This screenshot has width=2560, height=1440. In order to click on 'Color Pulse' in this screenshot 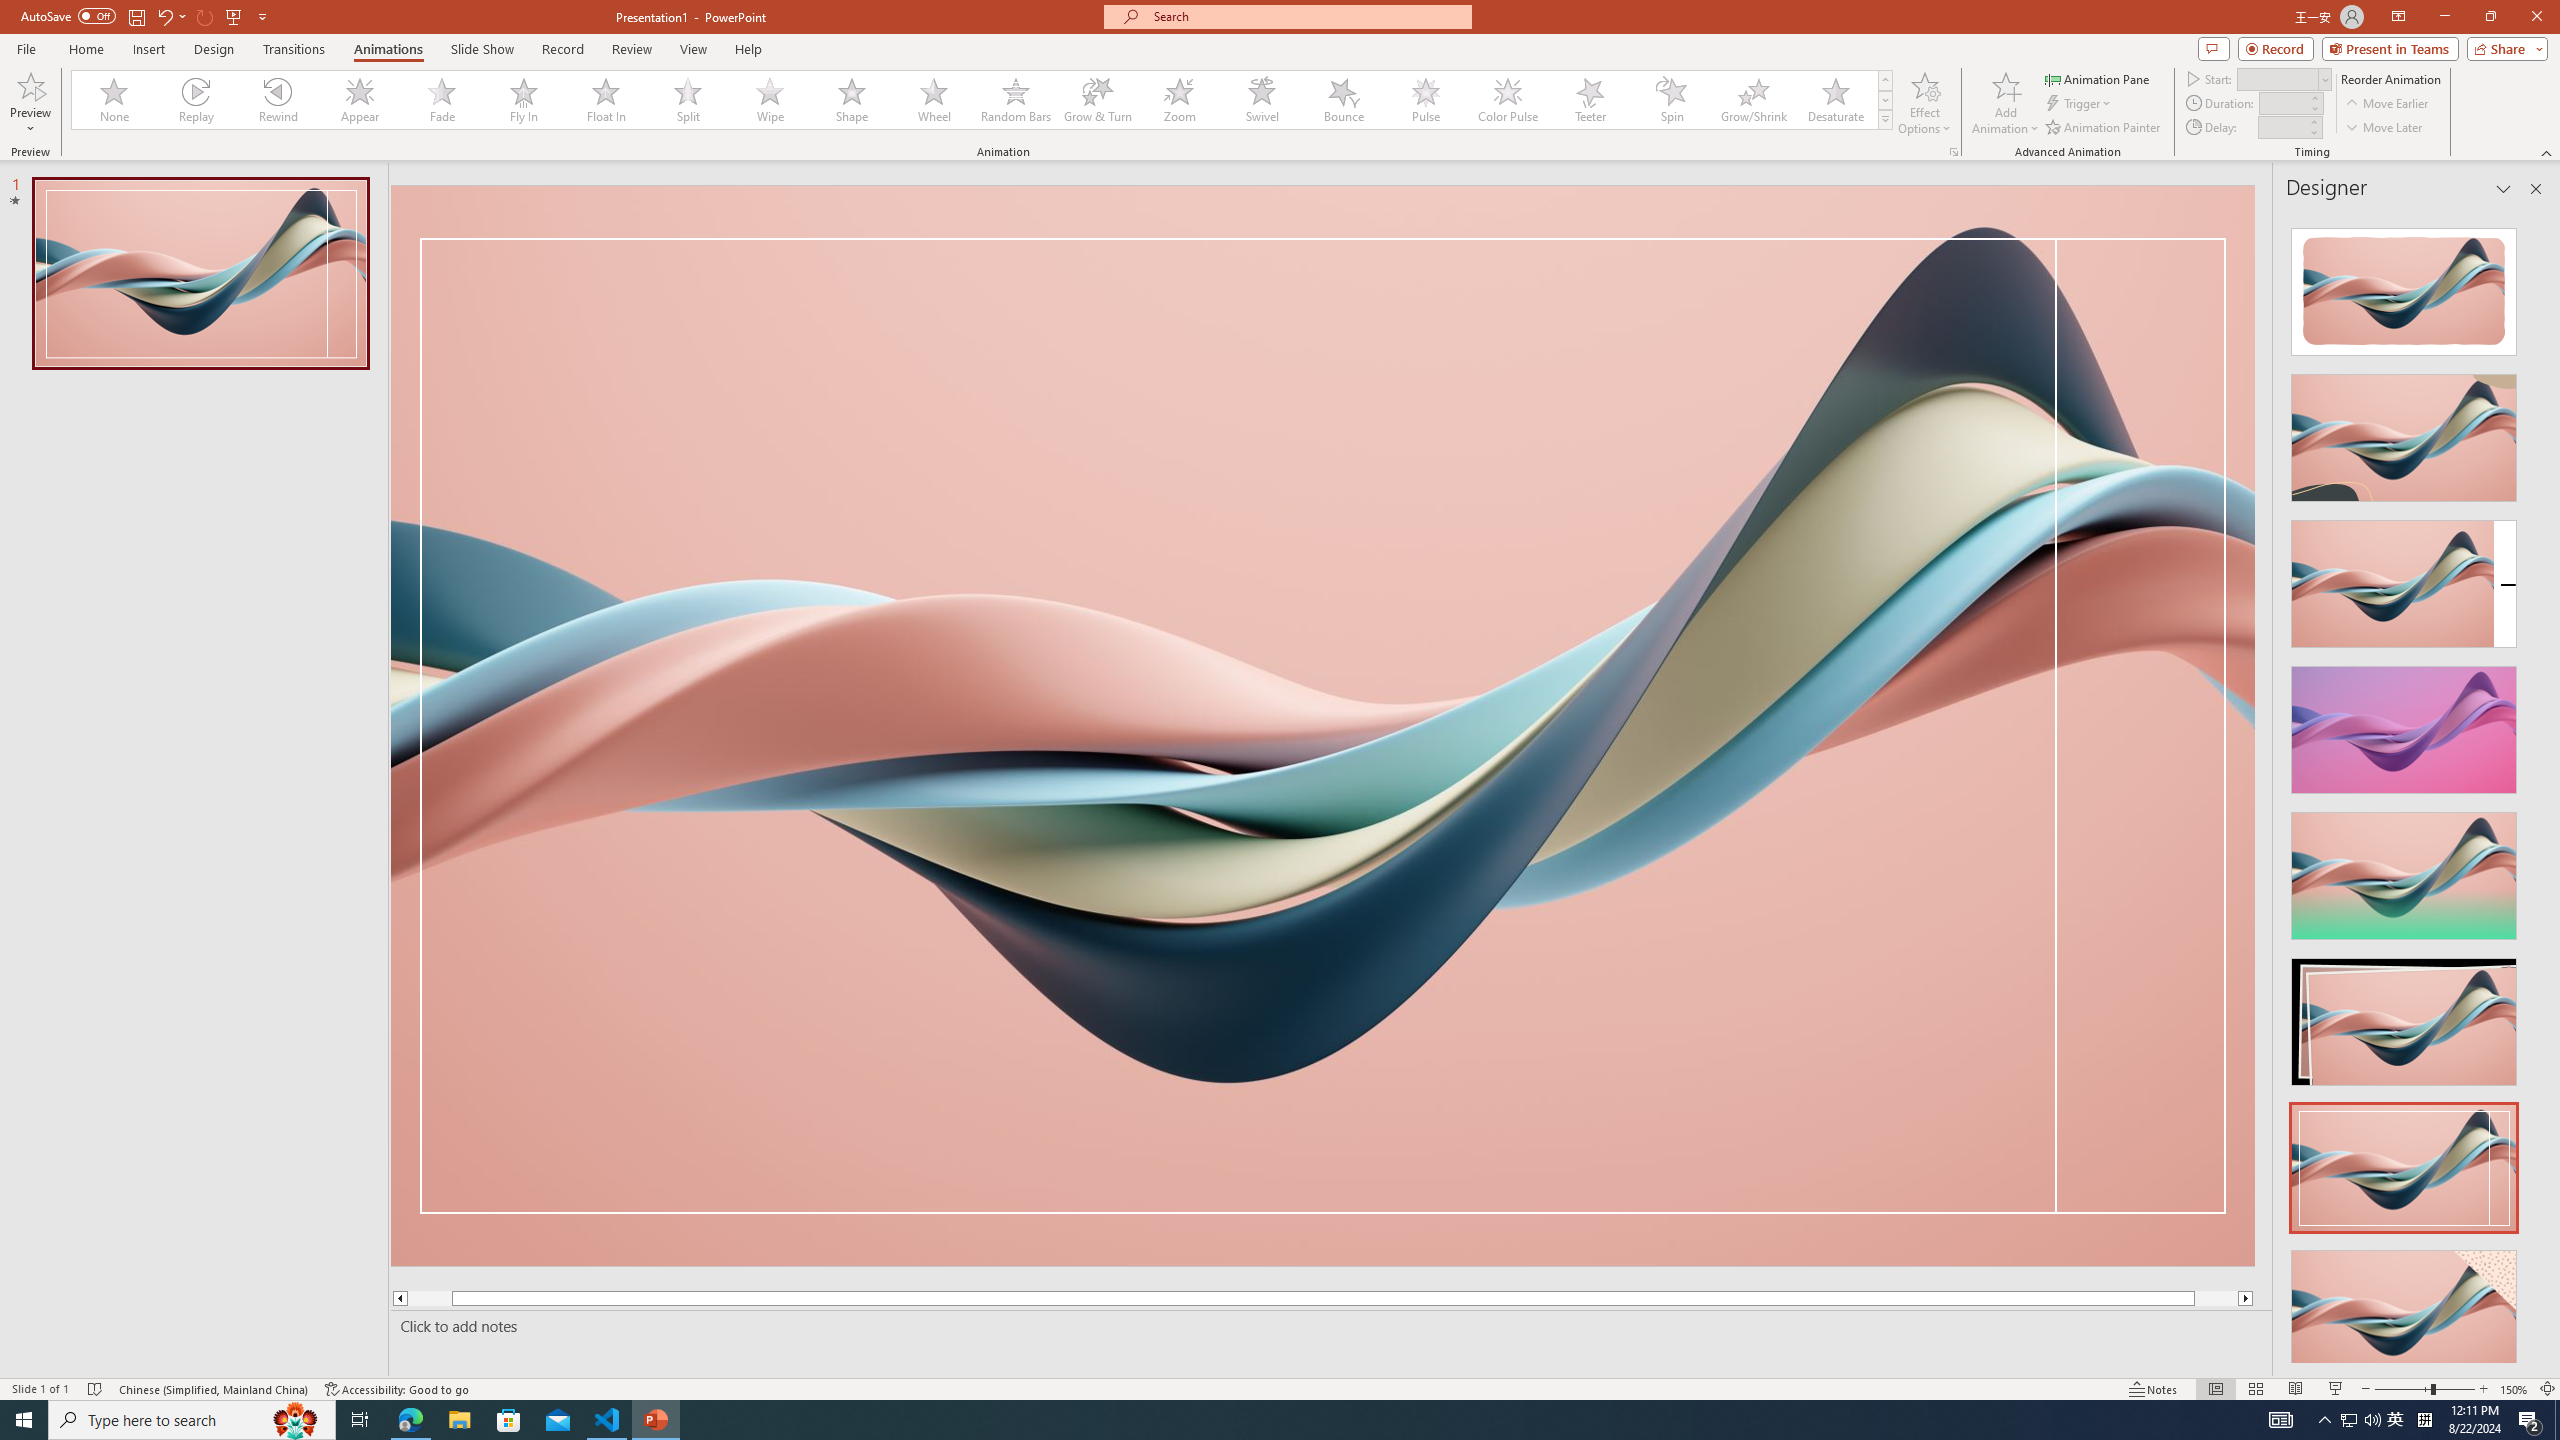, I will do `click(1507, 99)`.